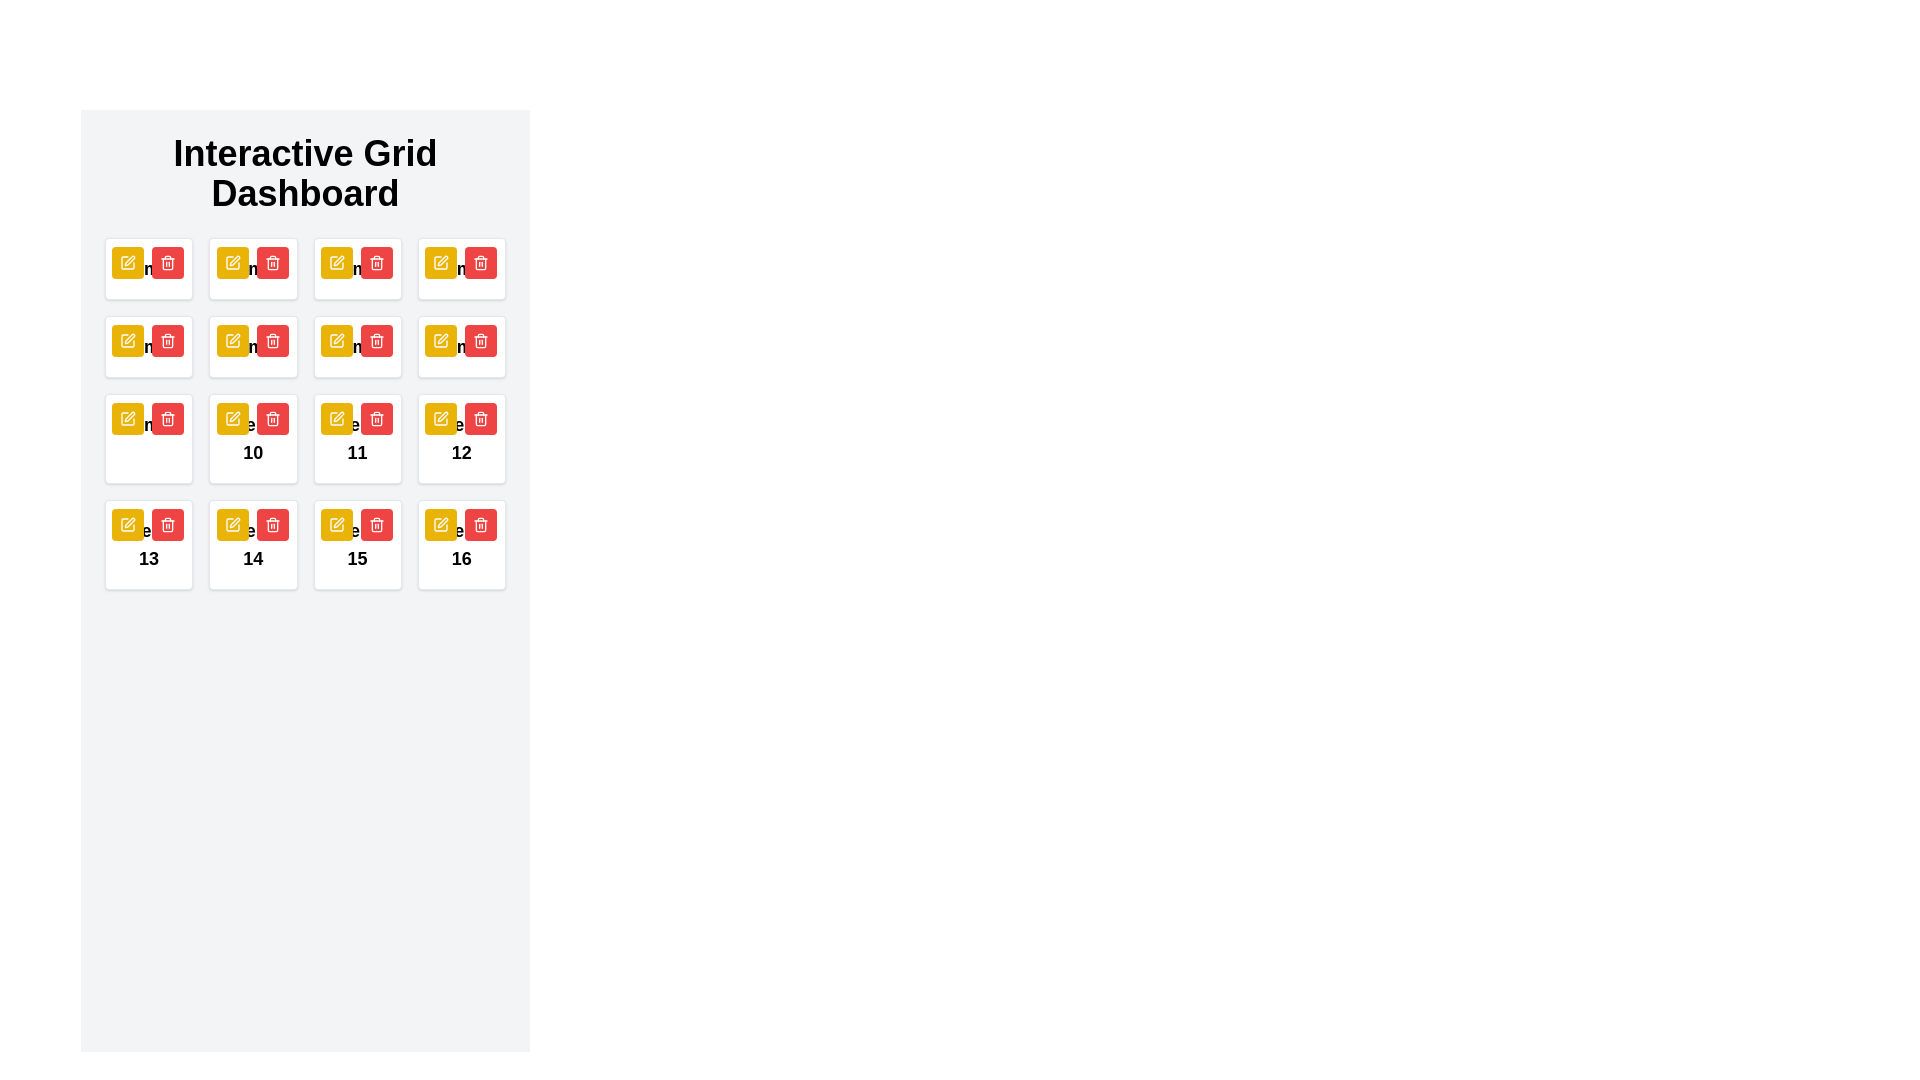  Describe the element at coordinates (148, 346) in the screenshot. I see `the edit button located on the fifth card in the second row of the 'Interactive Grid Dashboard' to initiate editing` at that location.